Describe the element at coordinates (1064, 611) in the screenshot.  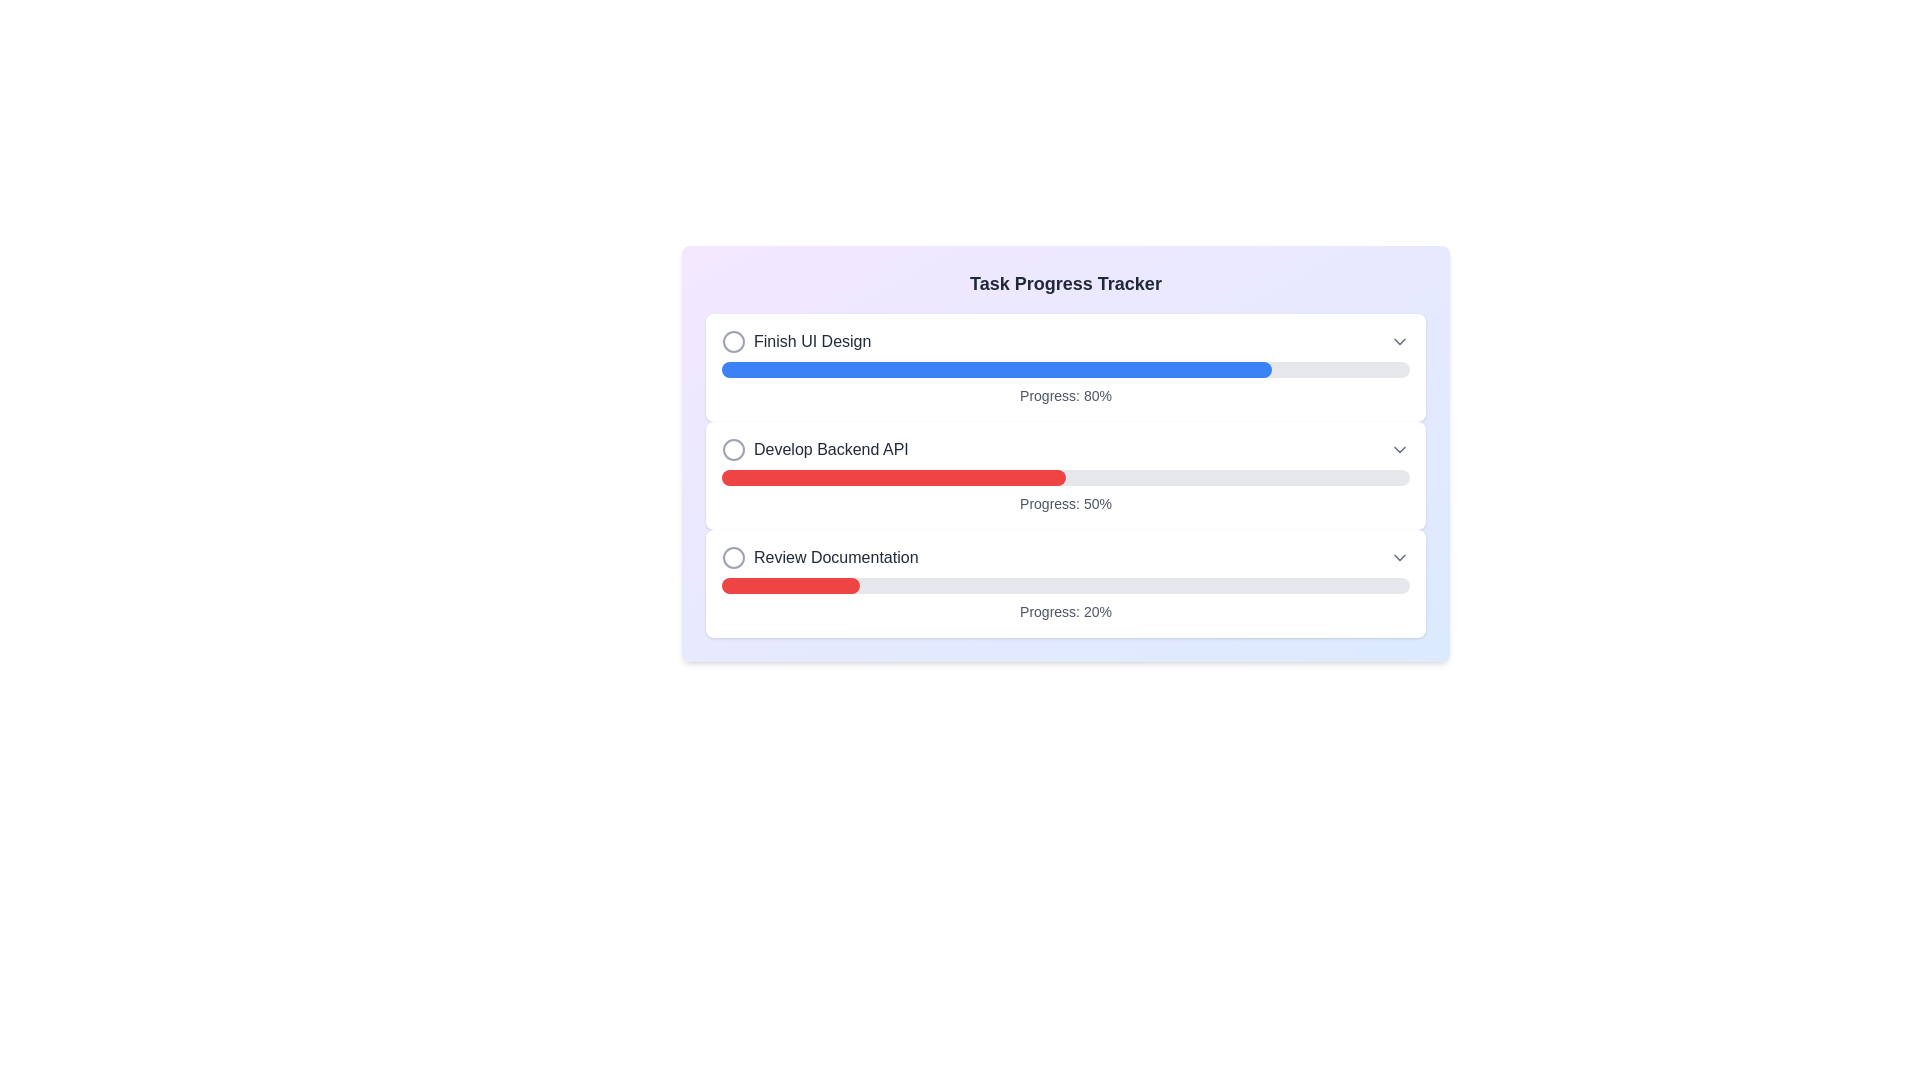
I see `information displayed in the Text Display for the task labeled 'Review Documentation', which shows the percentage of task completion` at that location.